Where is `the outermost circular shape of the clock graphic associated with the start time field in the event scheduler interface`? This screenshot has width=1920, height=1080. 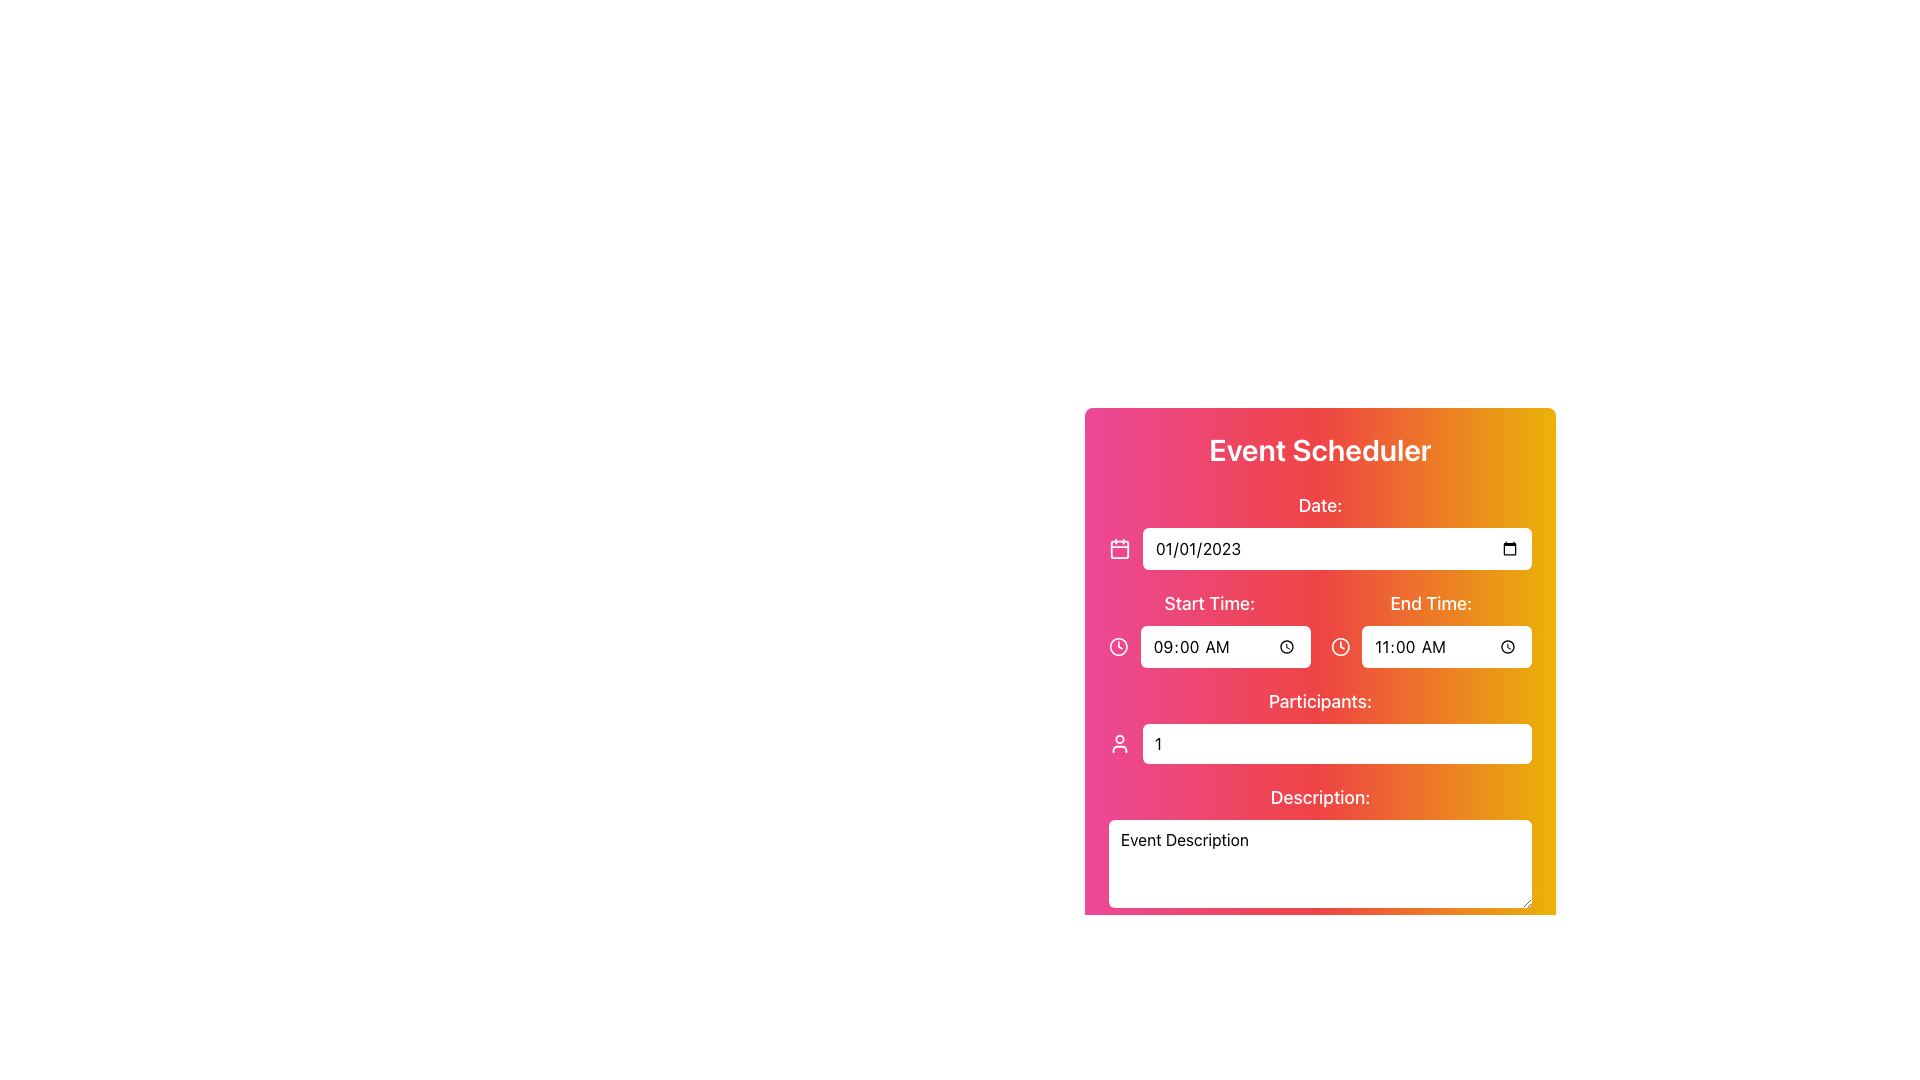
the outermost circular shape of the clock graphic associated with the start time field in the event scheduler interface is located at coordinates (1340, 647).